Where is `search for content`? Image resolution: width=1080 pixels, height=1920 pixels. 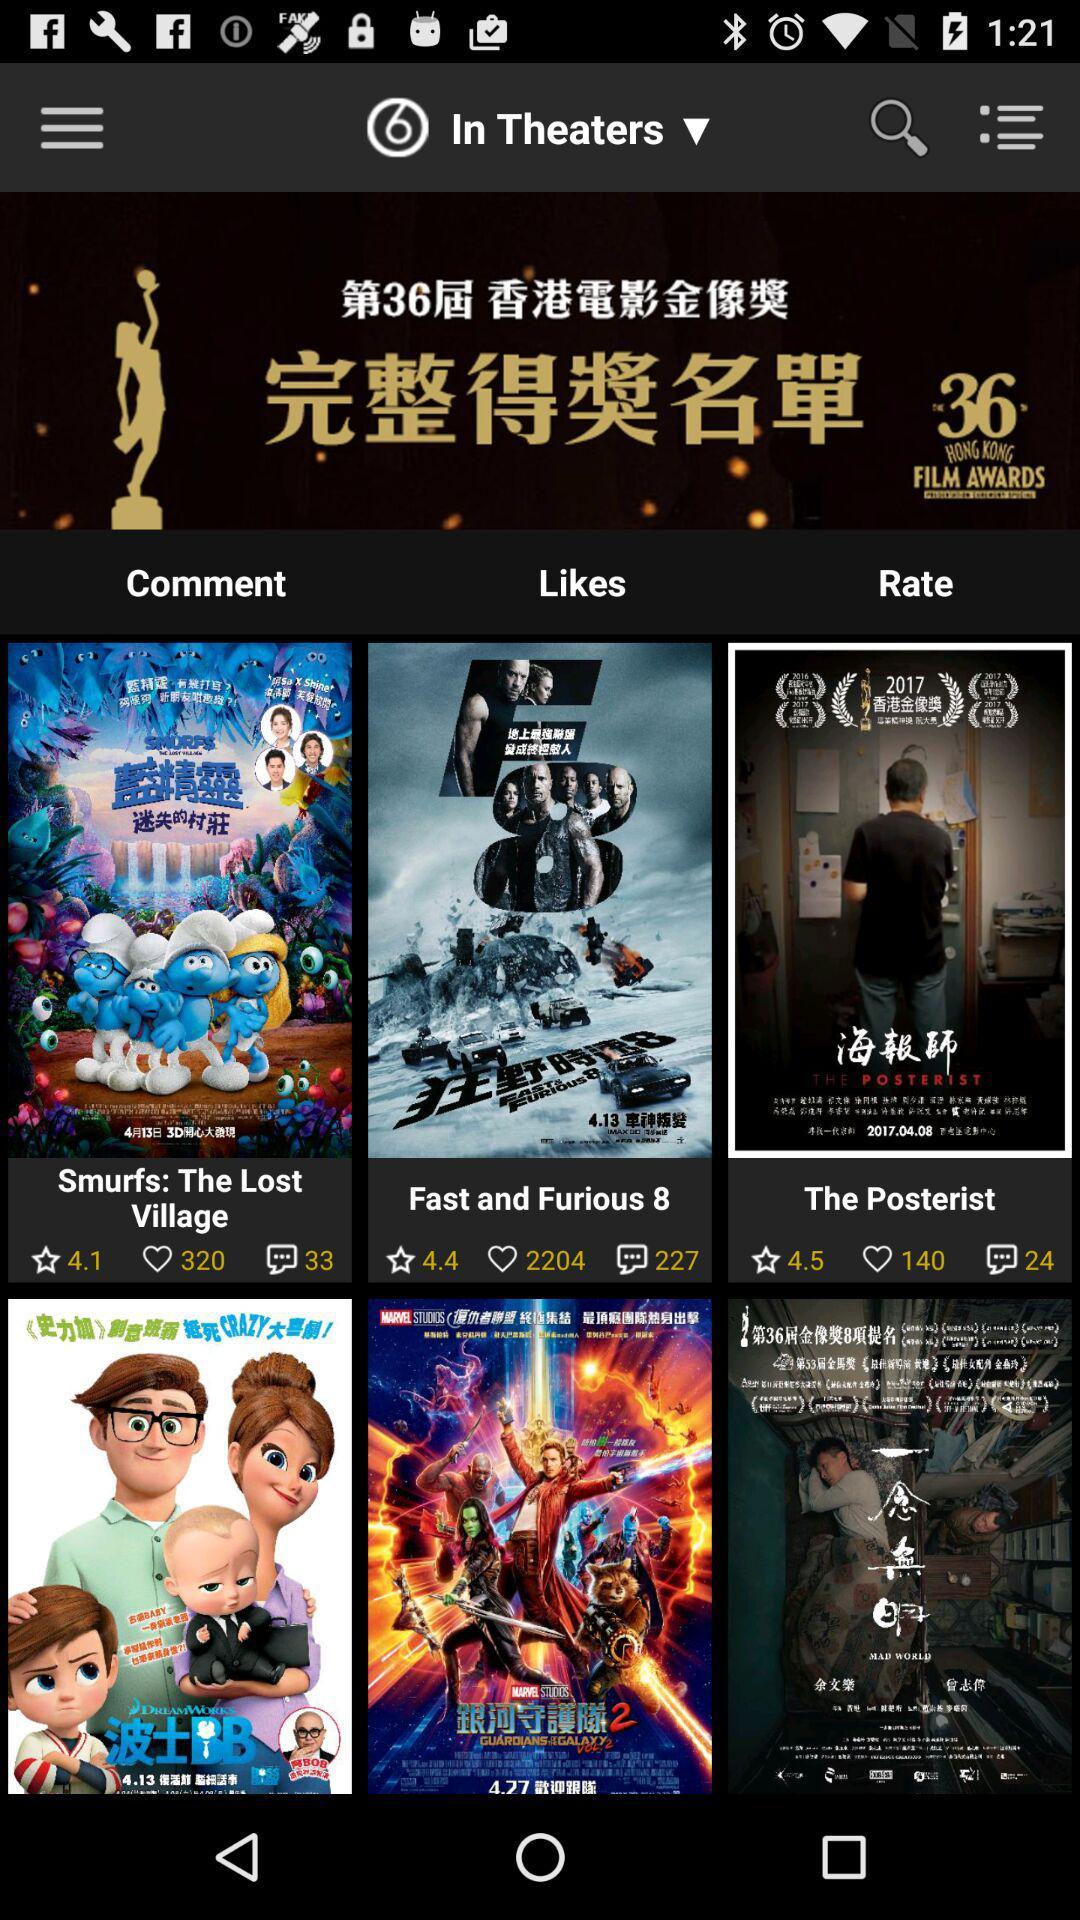 search for content is located at coordinates (911, 126).